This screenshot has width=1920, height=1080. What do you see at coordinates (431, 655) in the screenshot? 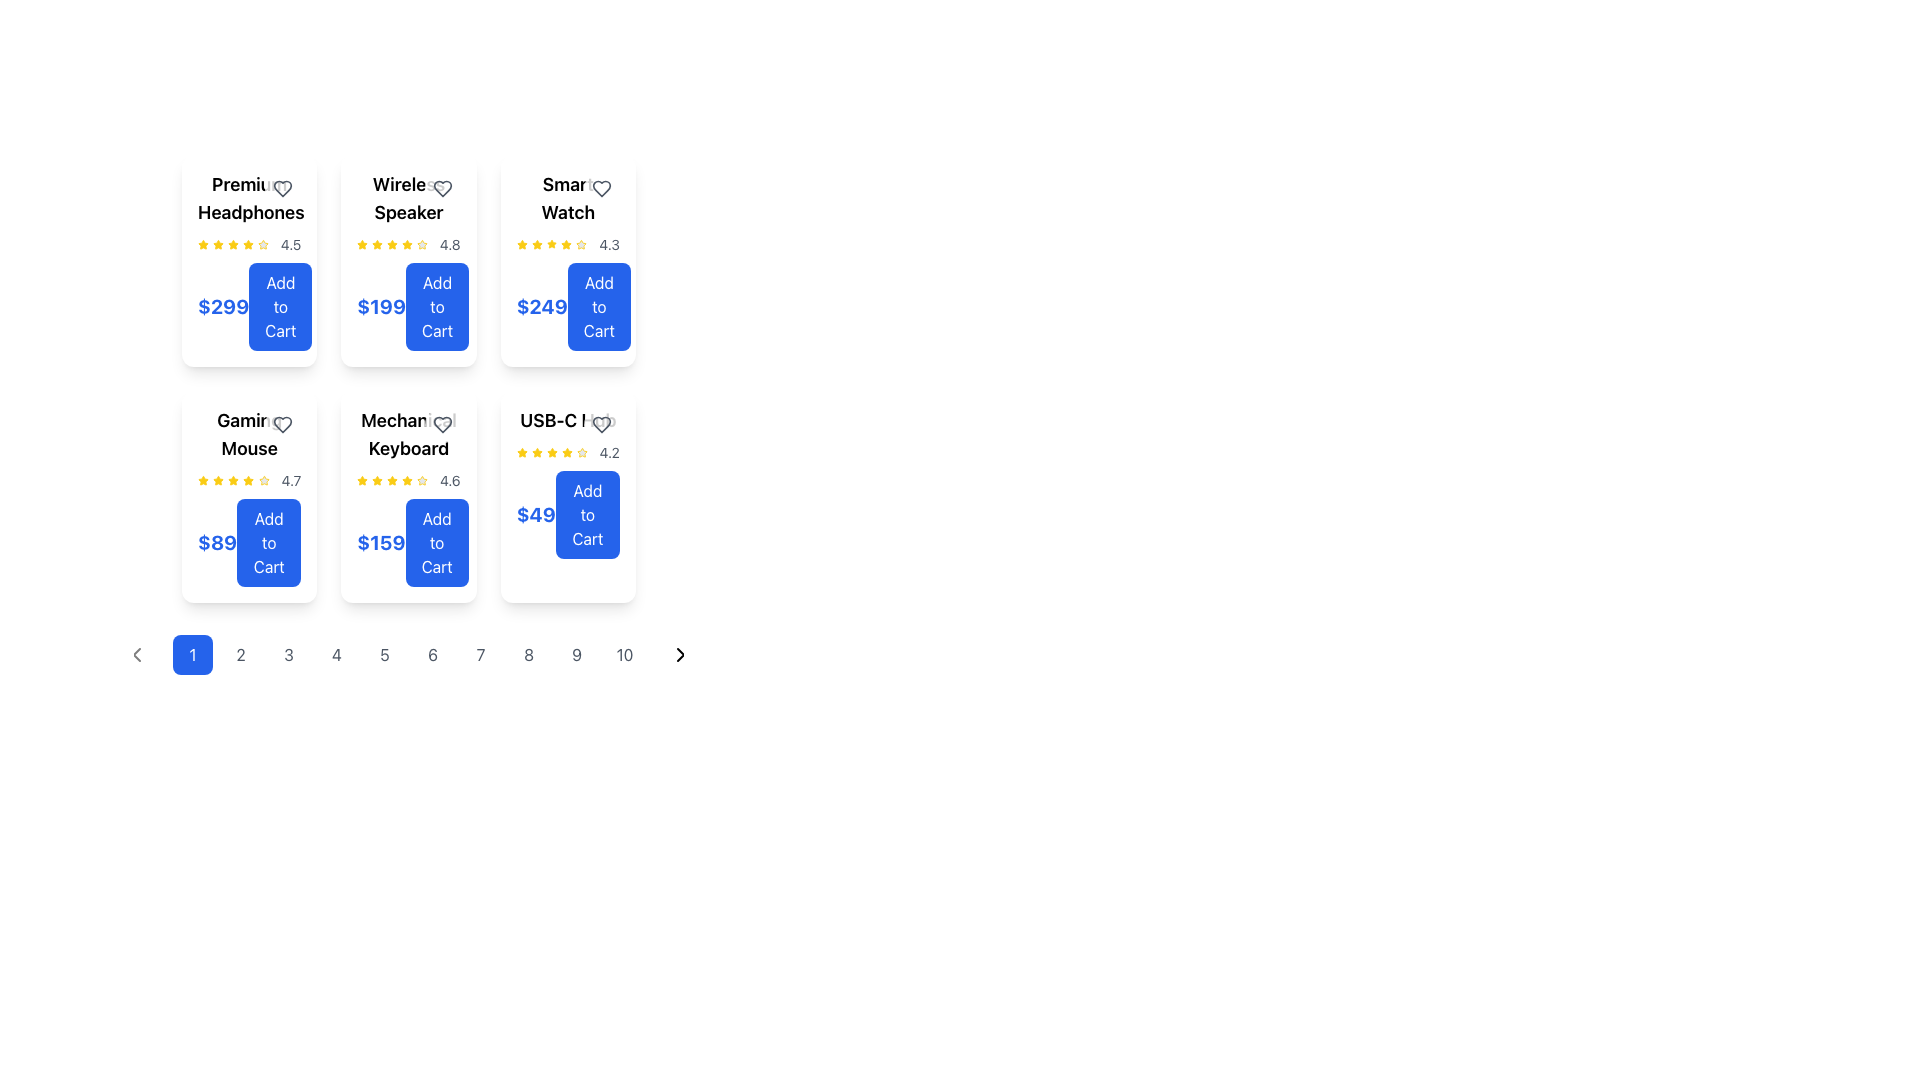
I see `the circular button displaying the number '6' to observe the background change effect` at bounding box center [431, 655].